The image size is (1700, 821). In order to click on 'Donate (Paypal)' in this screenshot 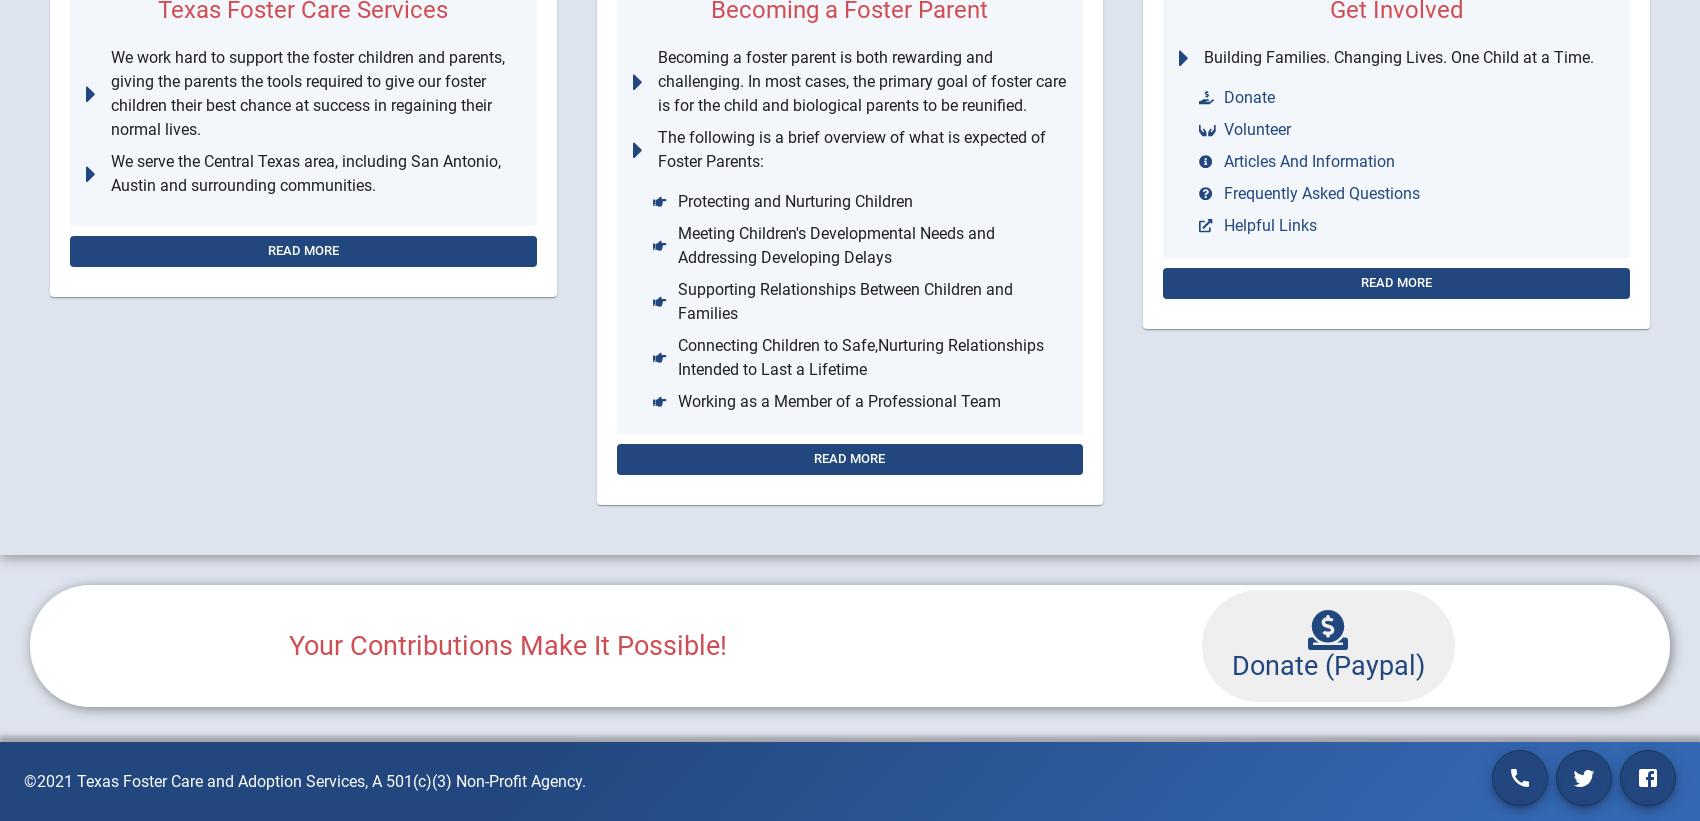, I will do `click(1327, 664)`.